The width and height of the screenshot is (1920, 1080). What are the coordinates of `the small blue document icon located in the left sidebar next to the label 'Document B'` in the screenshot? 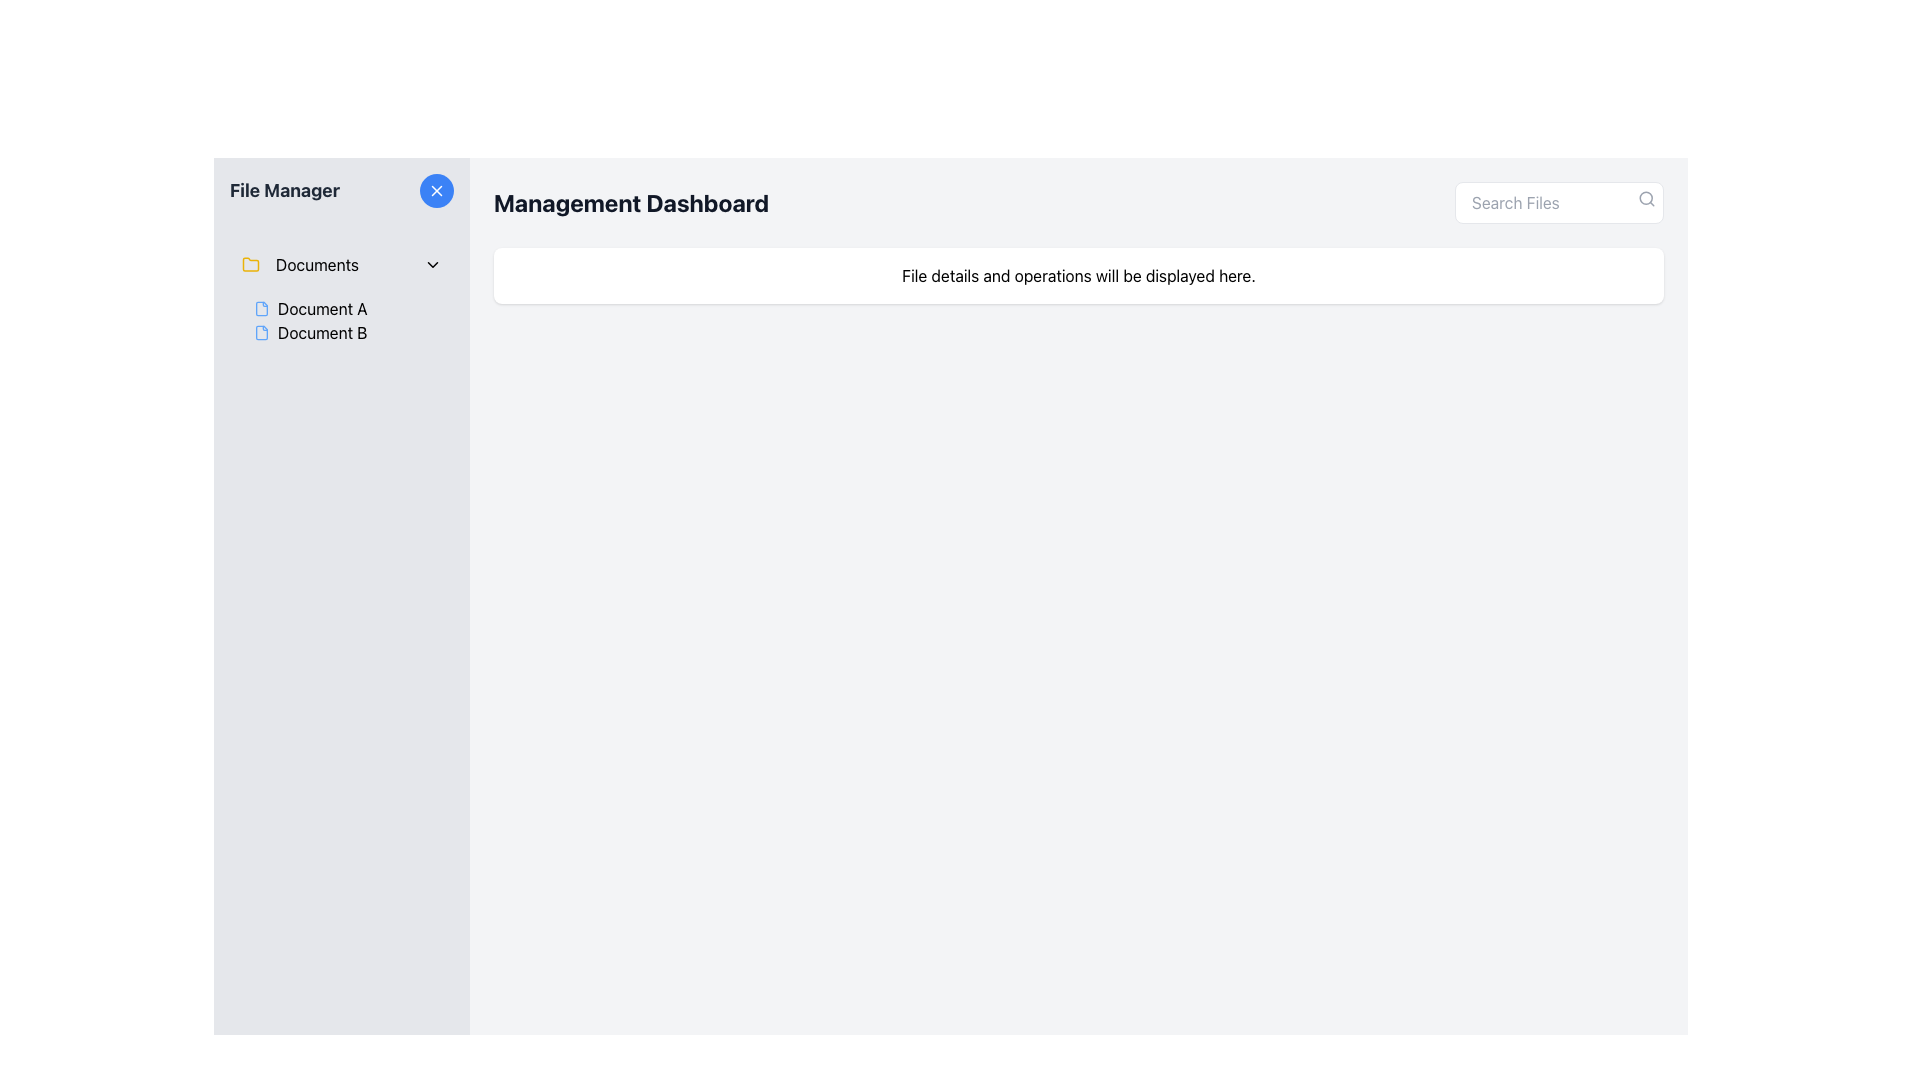 It's located at (261, 331).